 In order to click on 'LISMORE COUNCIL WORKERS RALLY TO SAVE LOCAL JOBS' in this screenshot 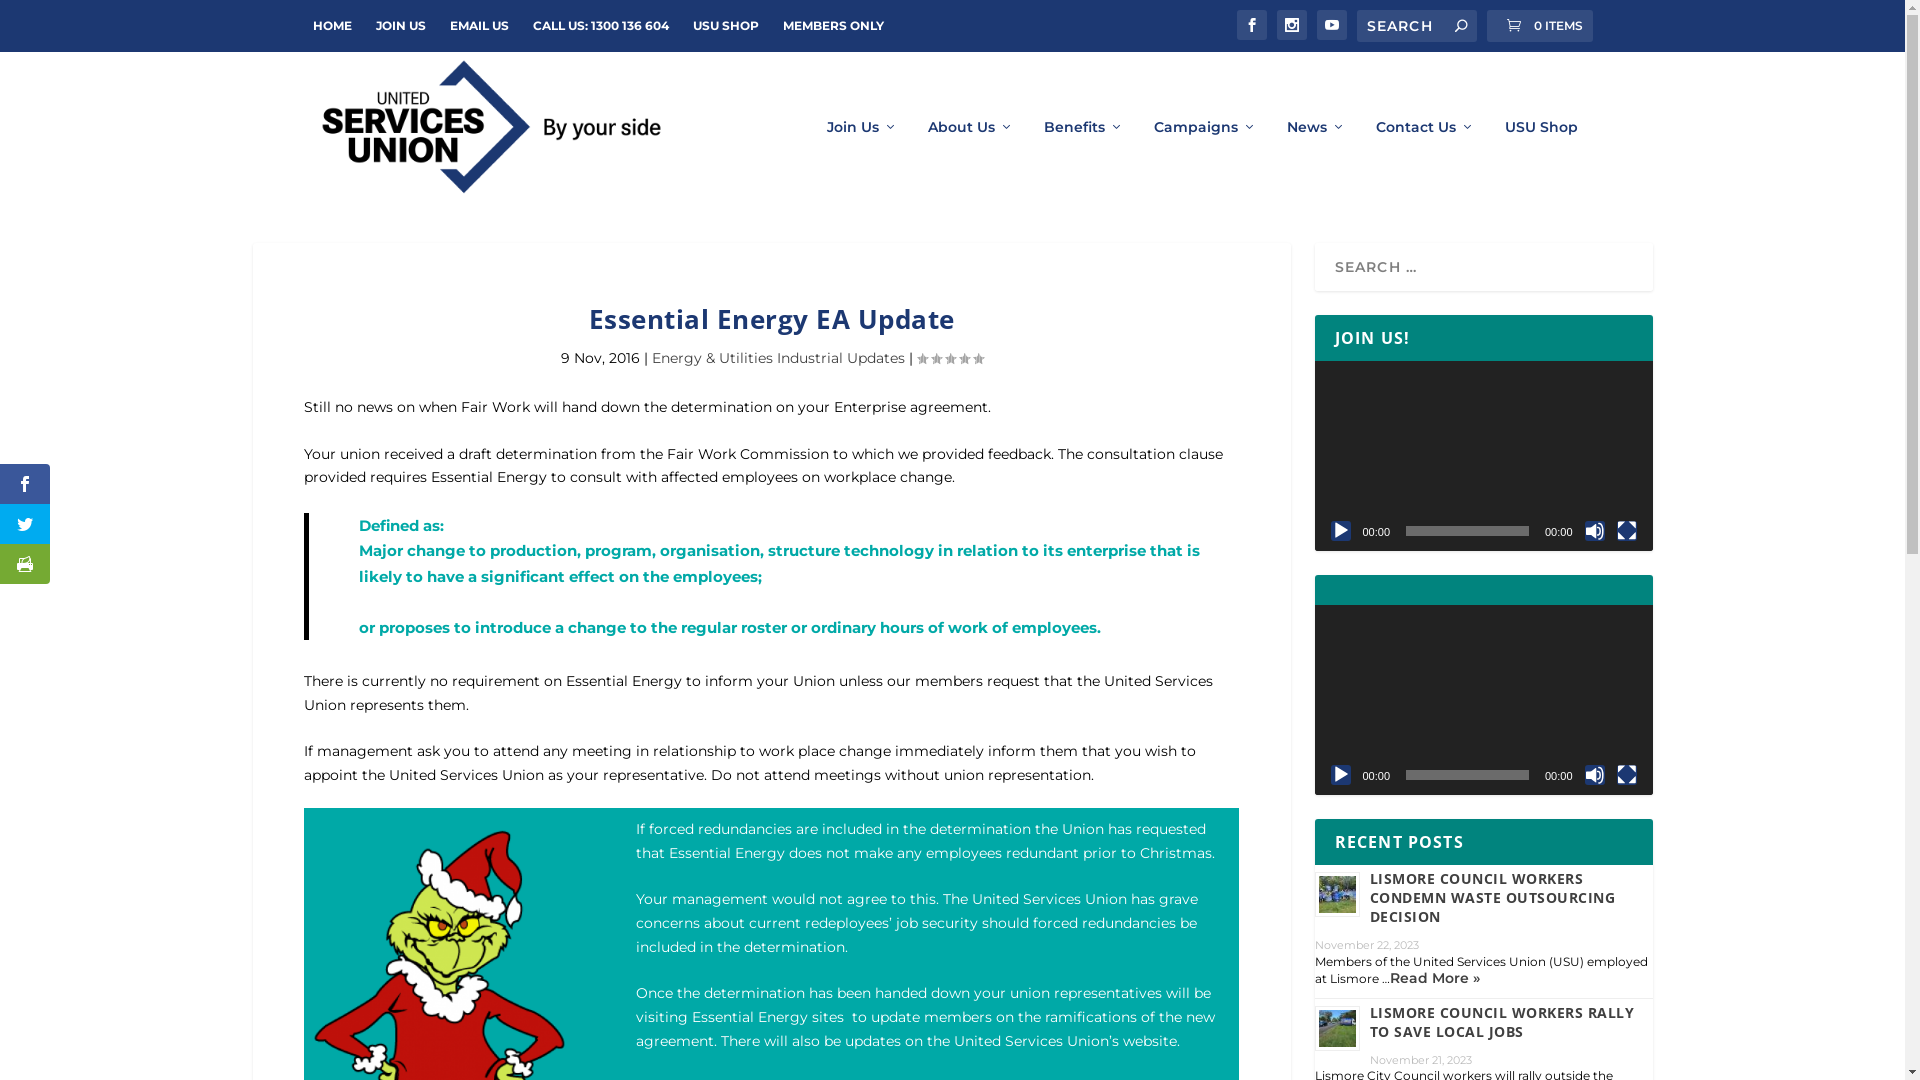, I will do `click(1502, 1022)`.